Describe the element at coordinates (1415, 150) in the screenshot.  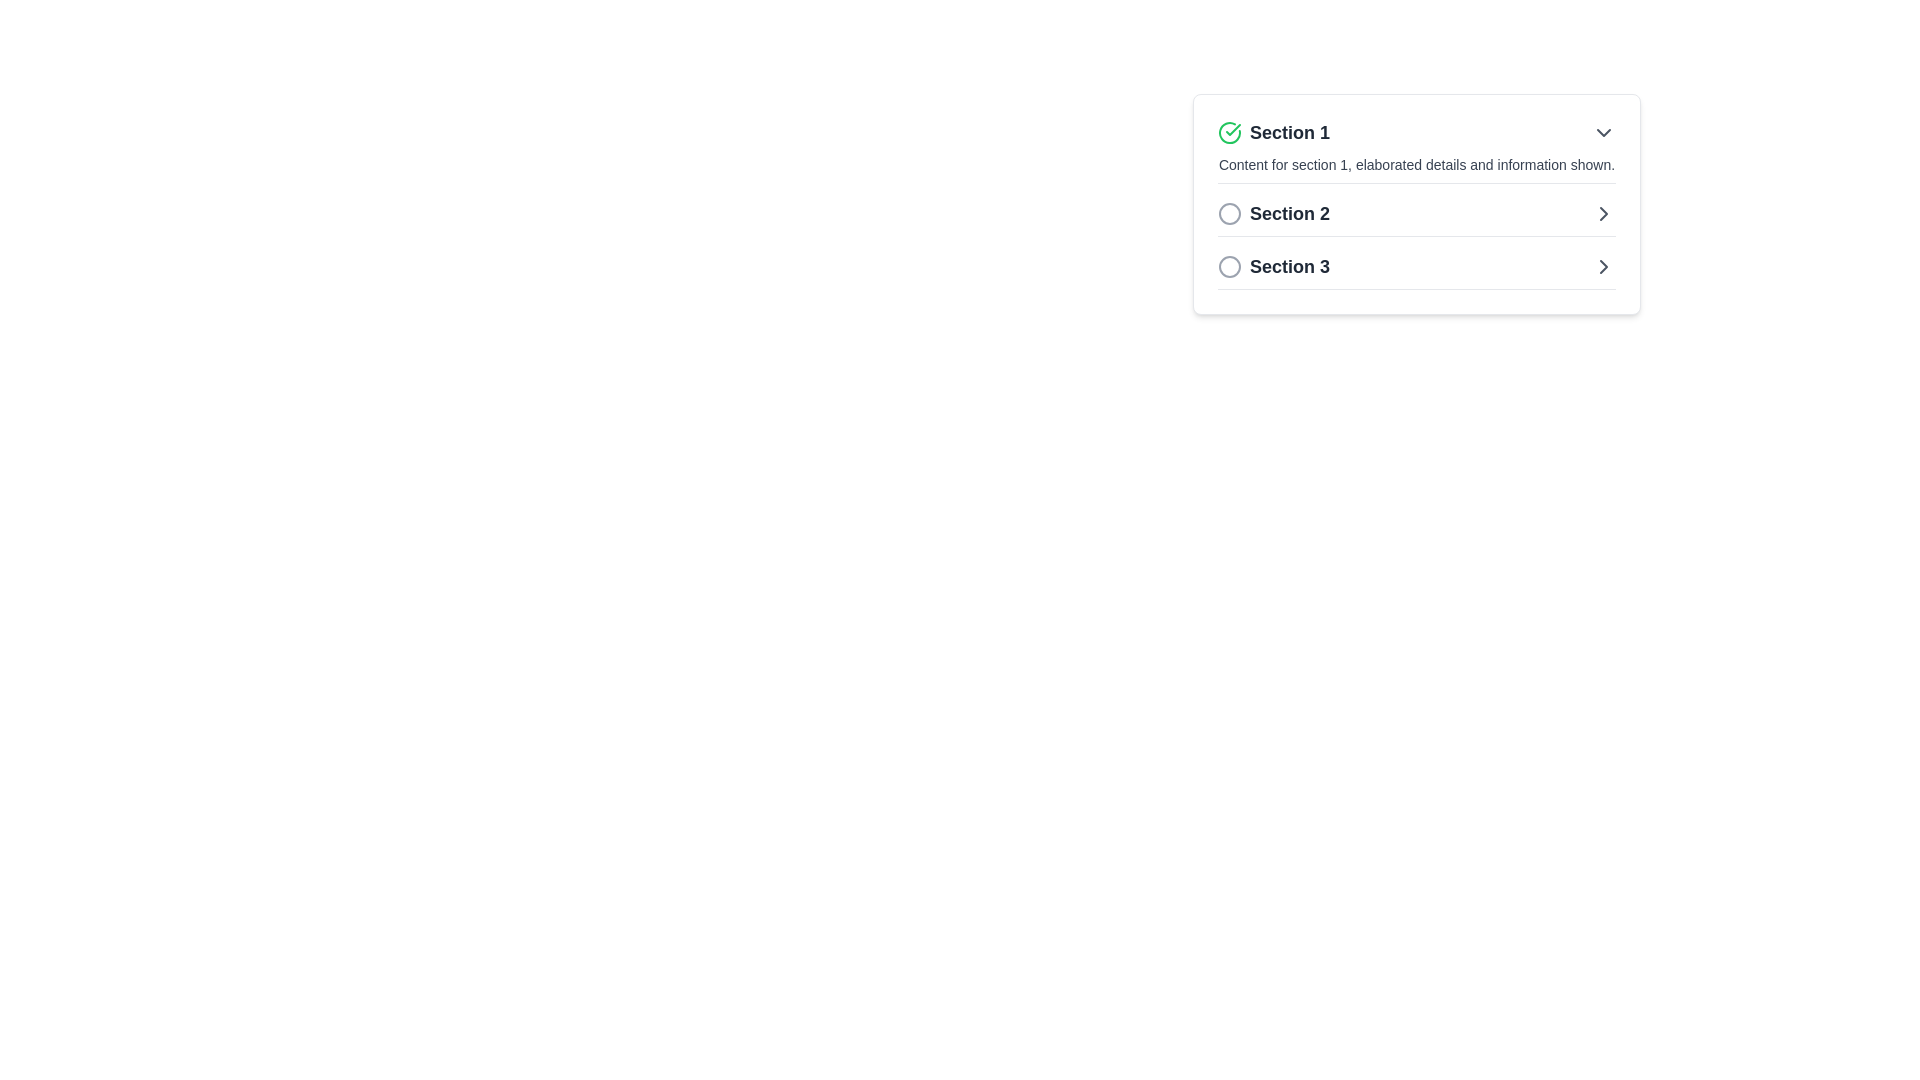
I see `the arrow on the first Collapsible Section Header` at that location.